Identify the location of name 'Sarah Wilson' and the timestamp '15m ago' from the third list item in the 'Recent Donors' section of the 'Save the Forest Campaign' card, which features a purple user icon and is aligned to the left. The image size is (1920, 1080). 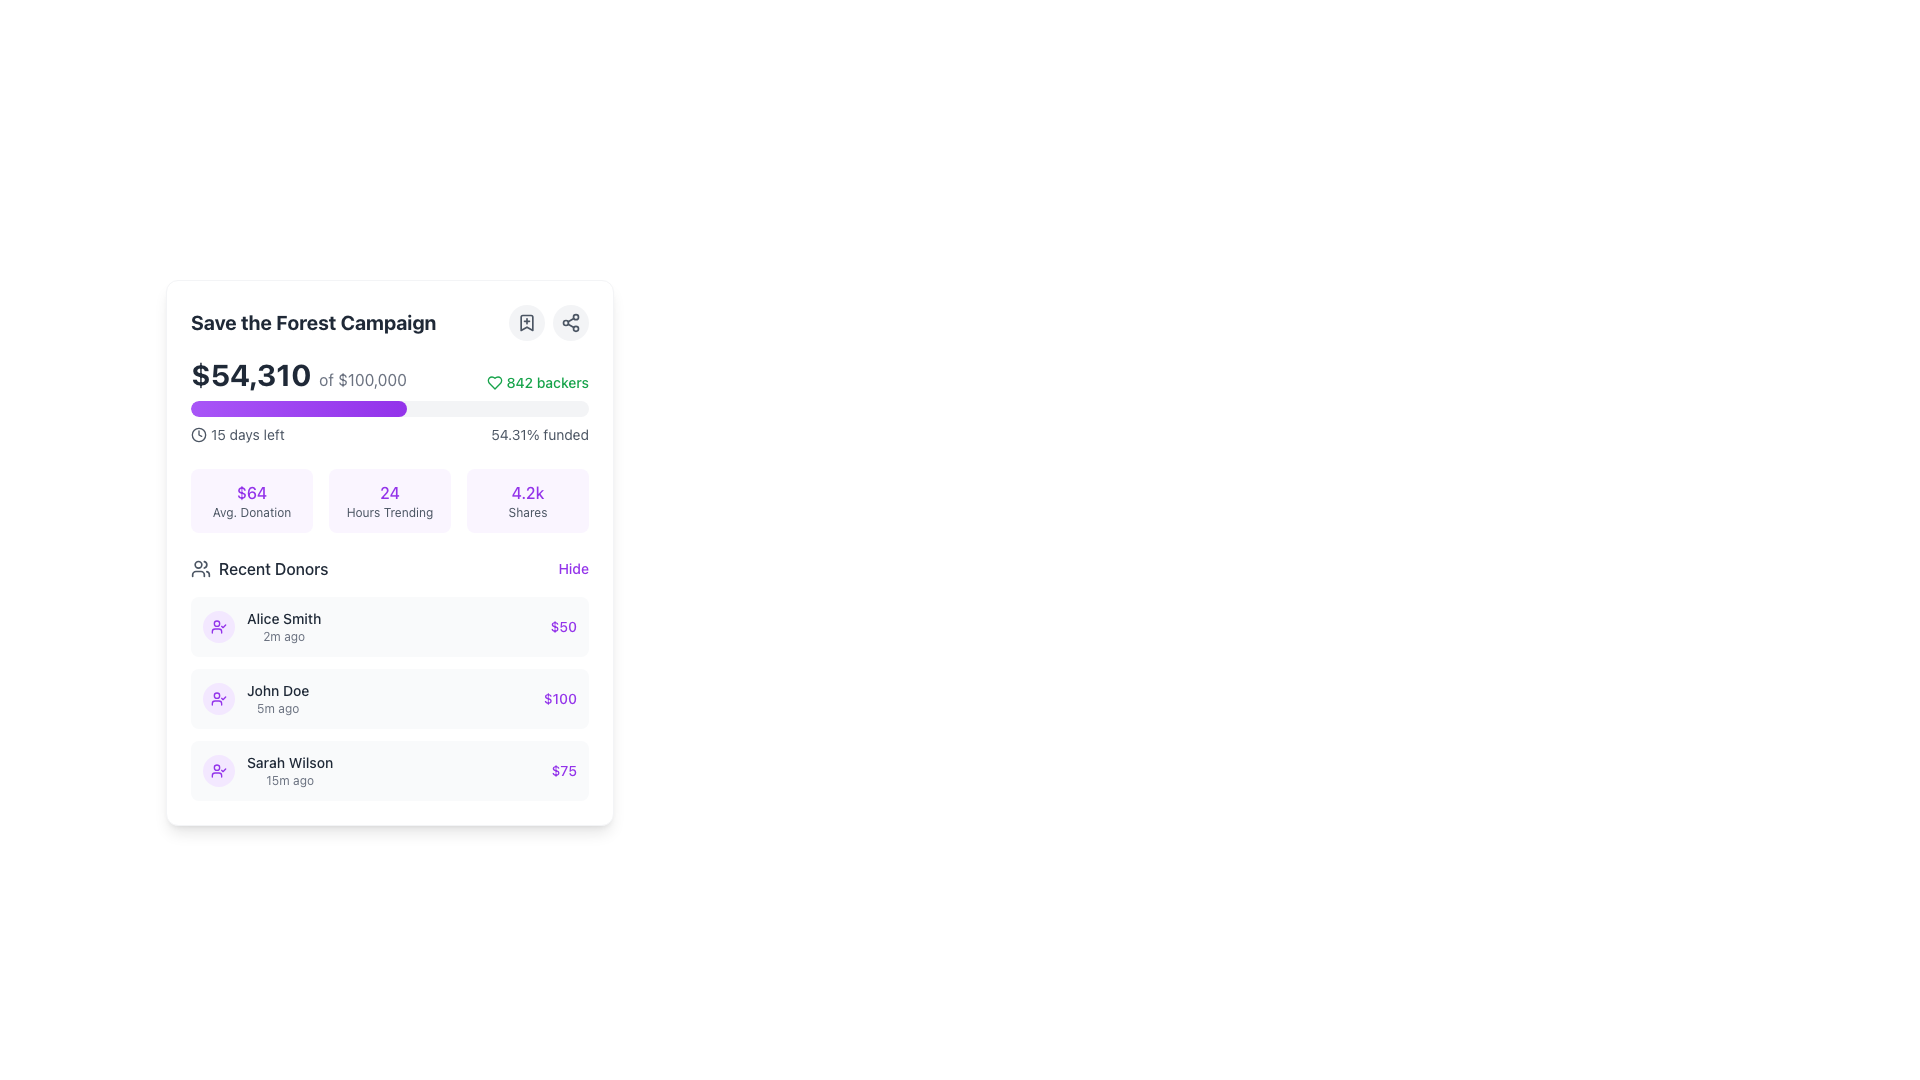
(267, 770).